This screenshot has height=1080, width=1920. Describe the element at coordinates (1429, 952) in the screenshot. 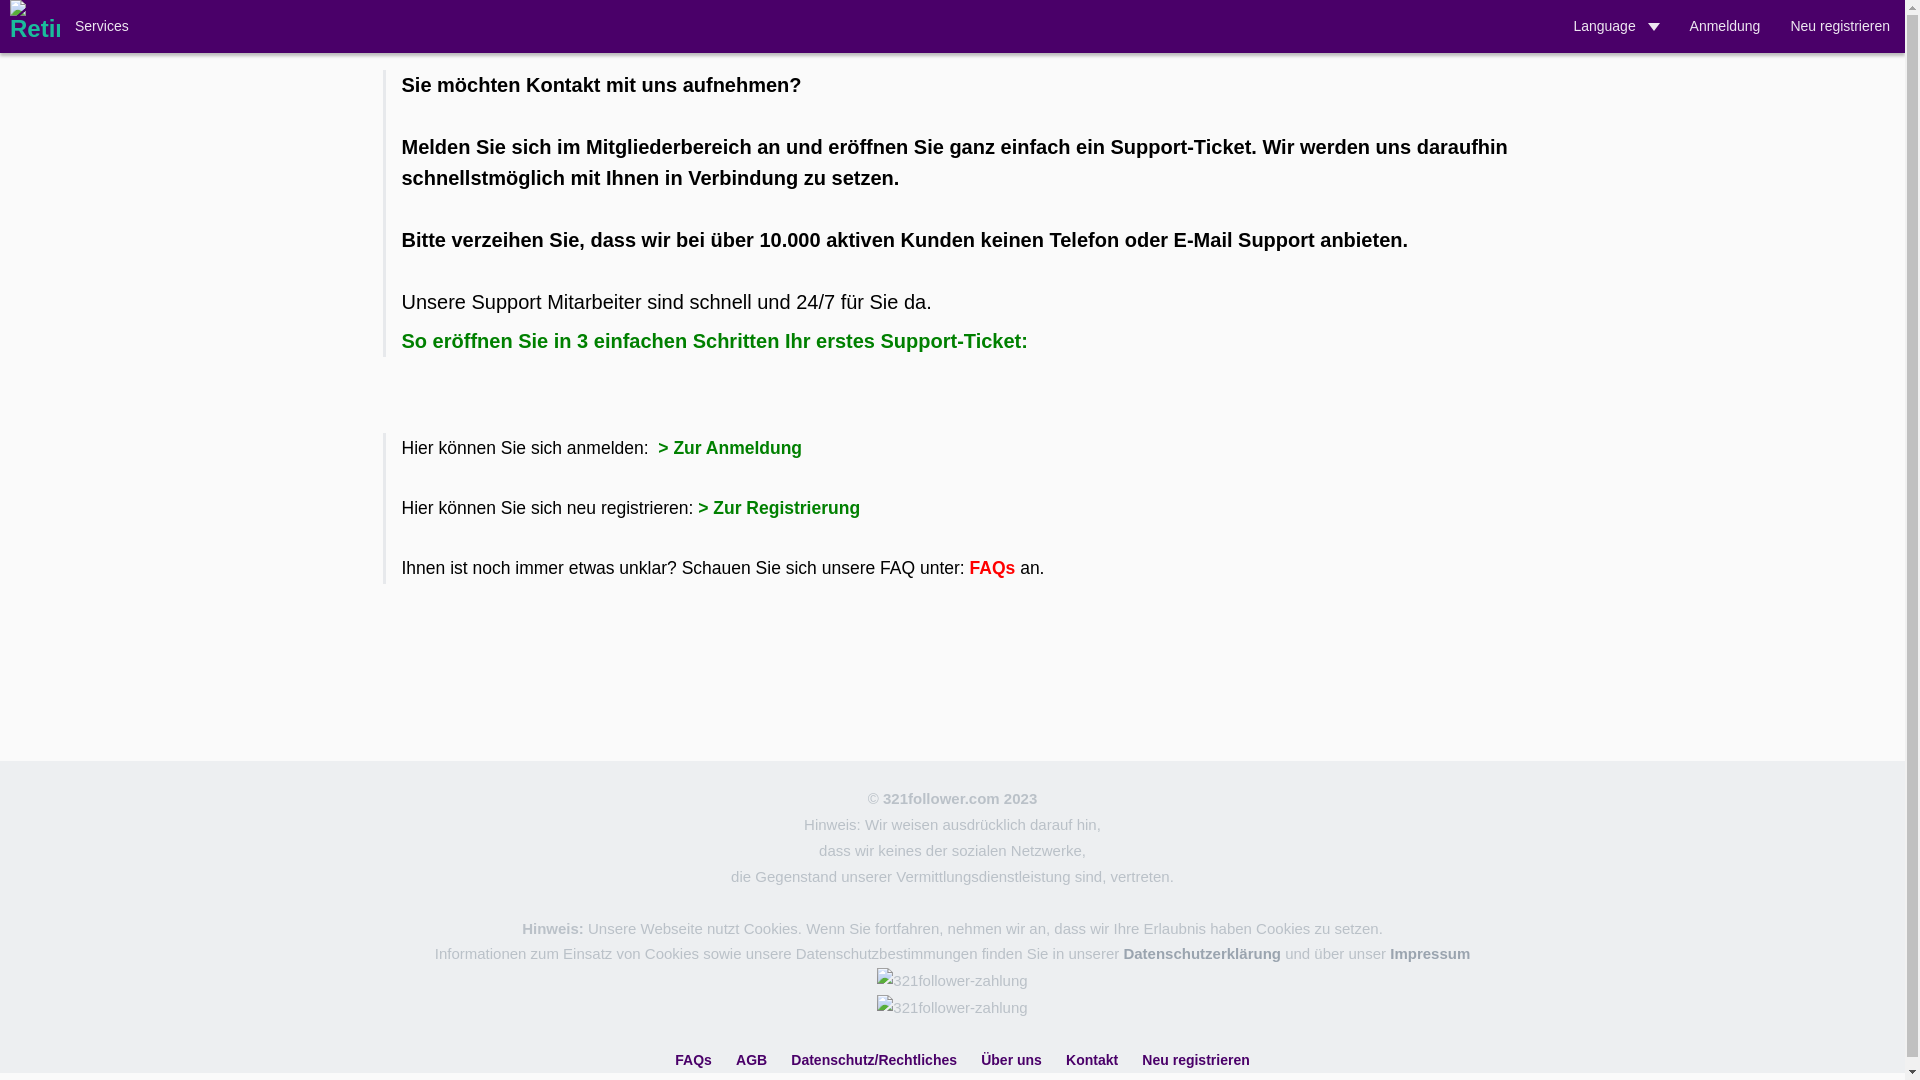

I see `'Impressum'` at that location.